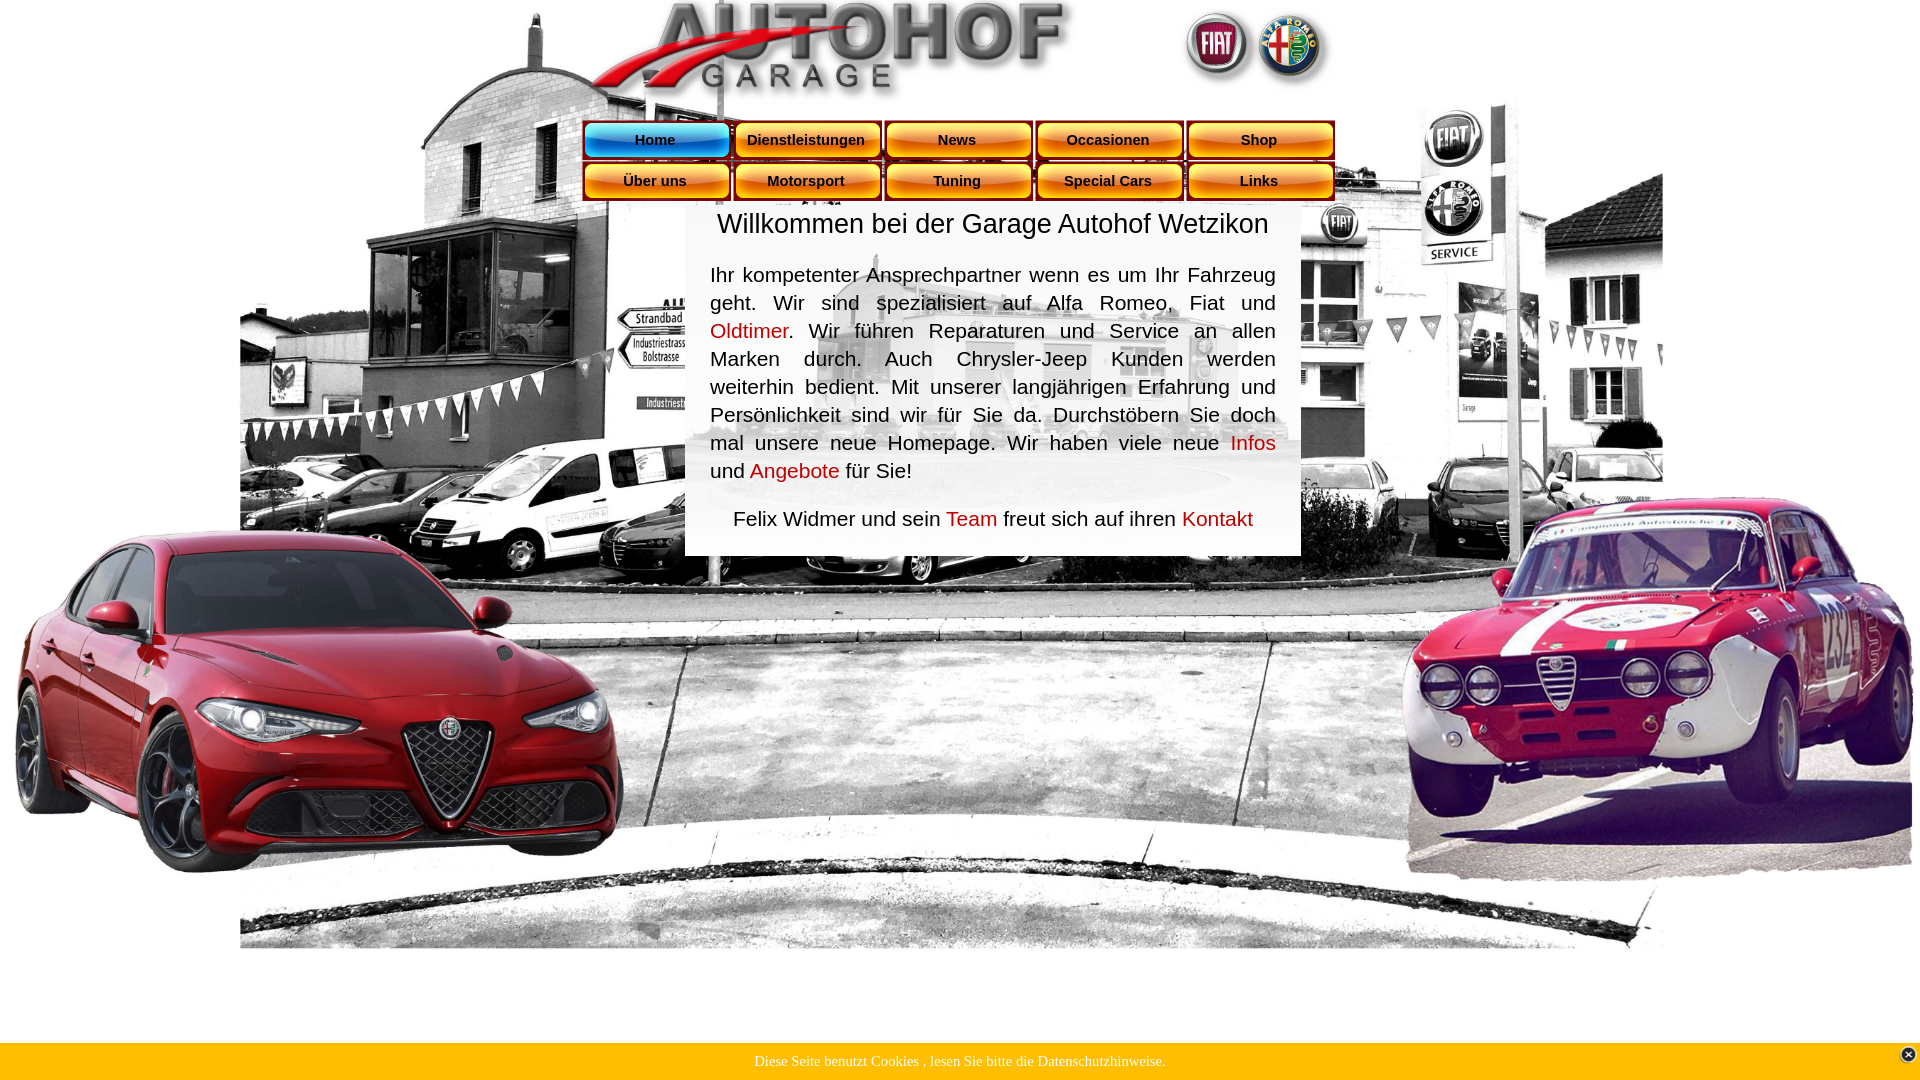  I want to click on 'Links', so click(1260, 181).